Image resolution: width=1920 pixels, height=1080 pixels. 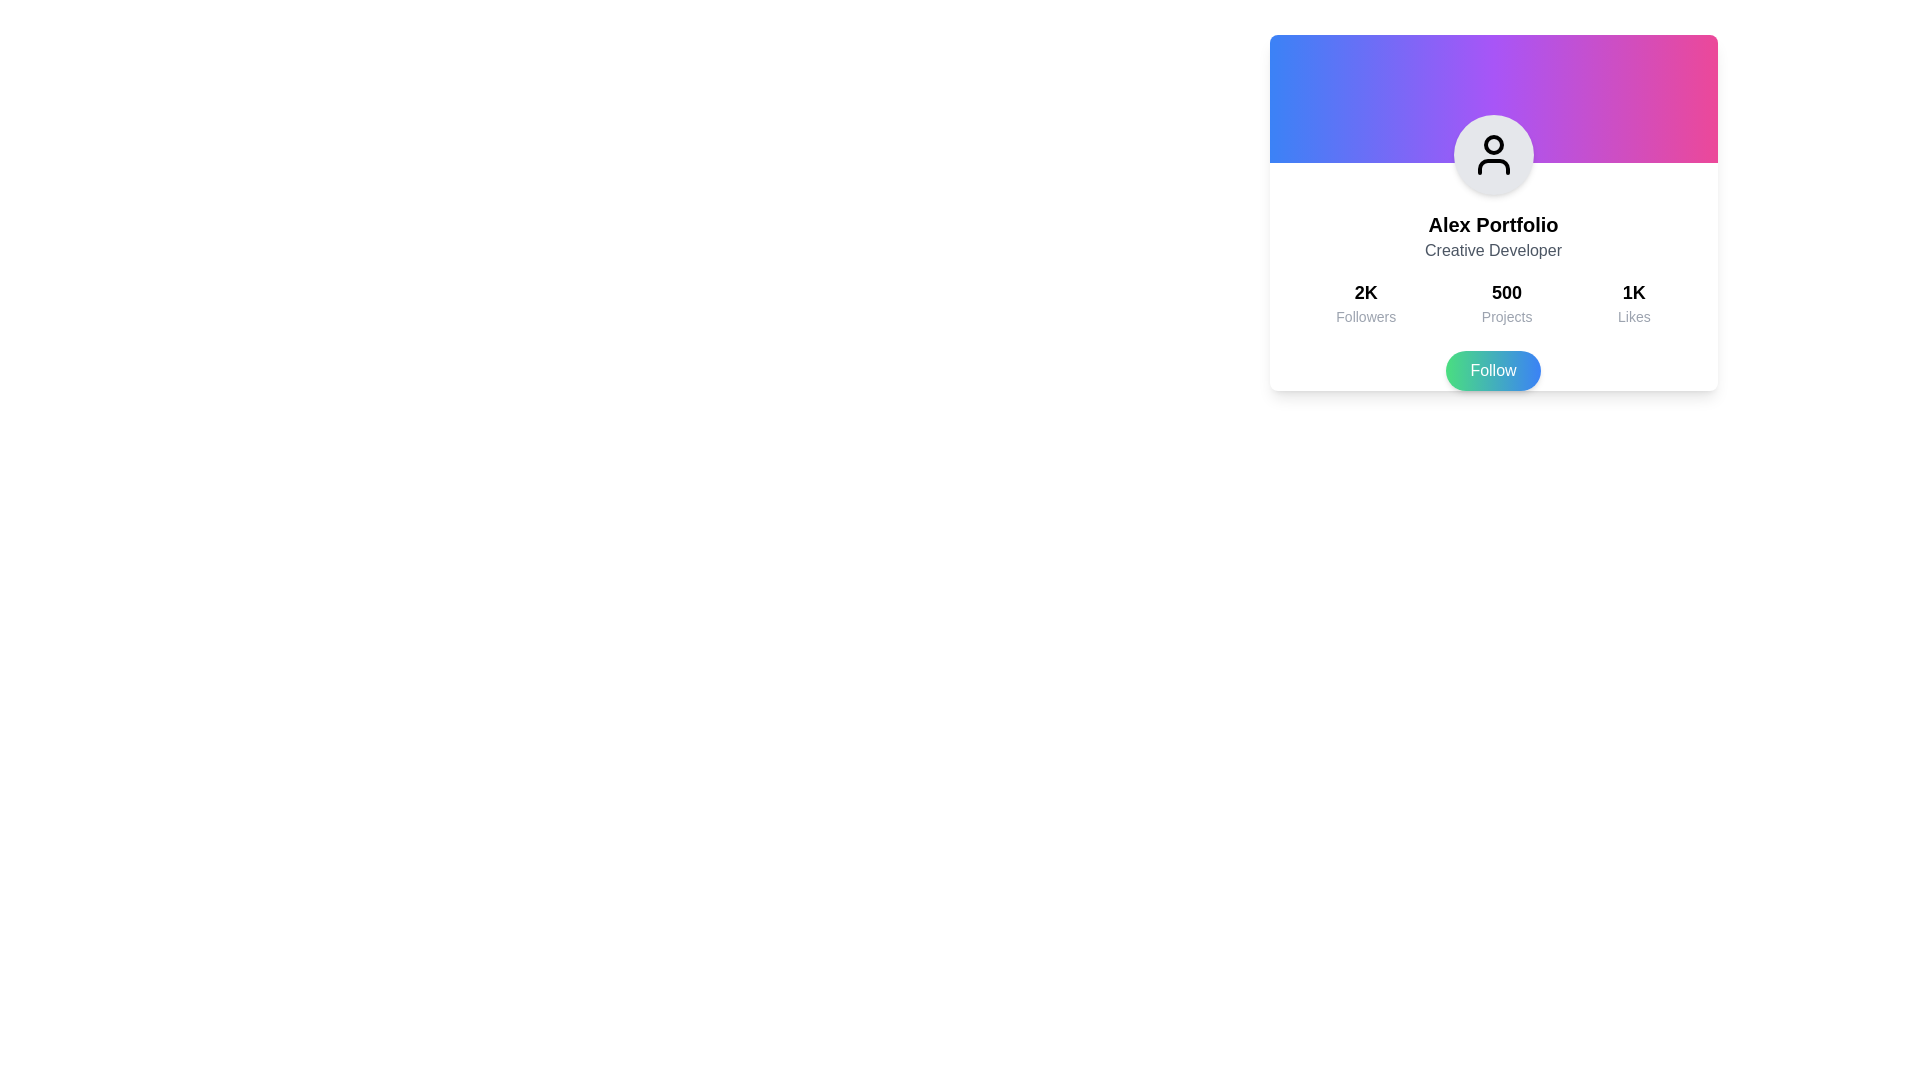 What do you see at coordinates (1507, 303) in the screenshot?
I see `the Text display element that shows the bold numerical figure '500' and the label 'Projects', located in the middle section of the layout` at bounding box center [1507, 303].